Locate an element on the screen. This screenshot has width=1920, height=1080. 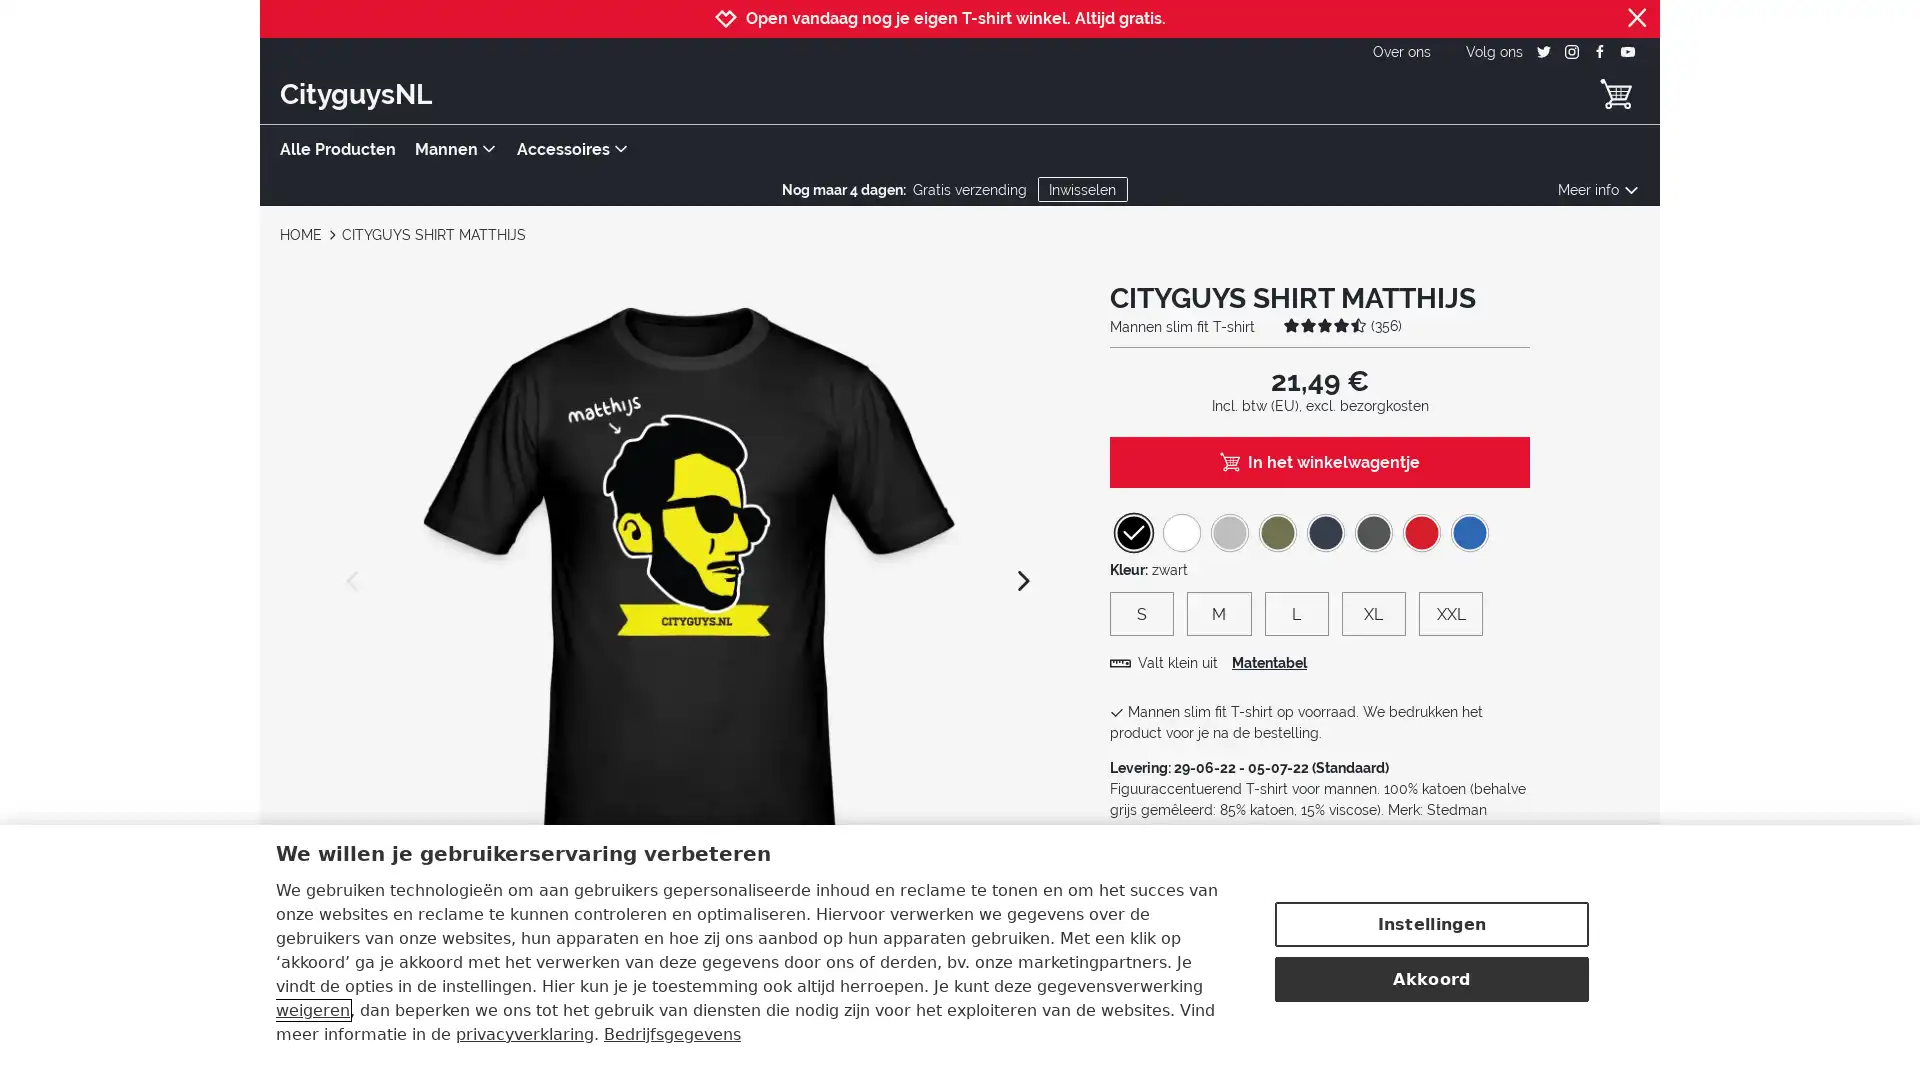
Instellingen is located at coordinates (1430, 909).